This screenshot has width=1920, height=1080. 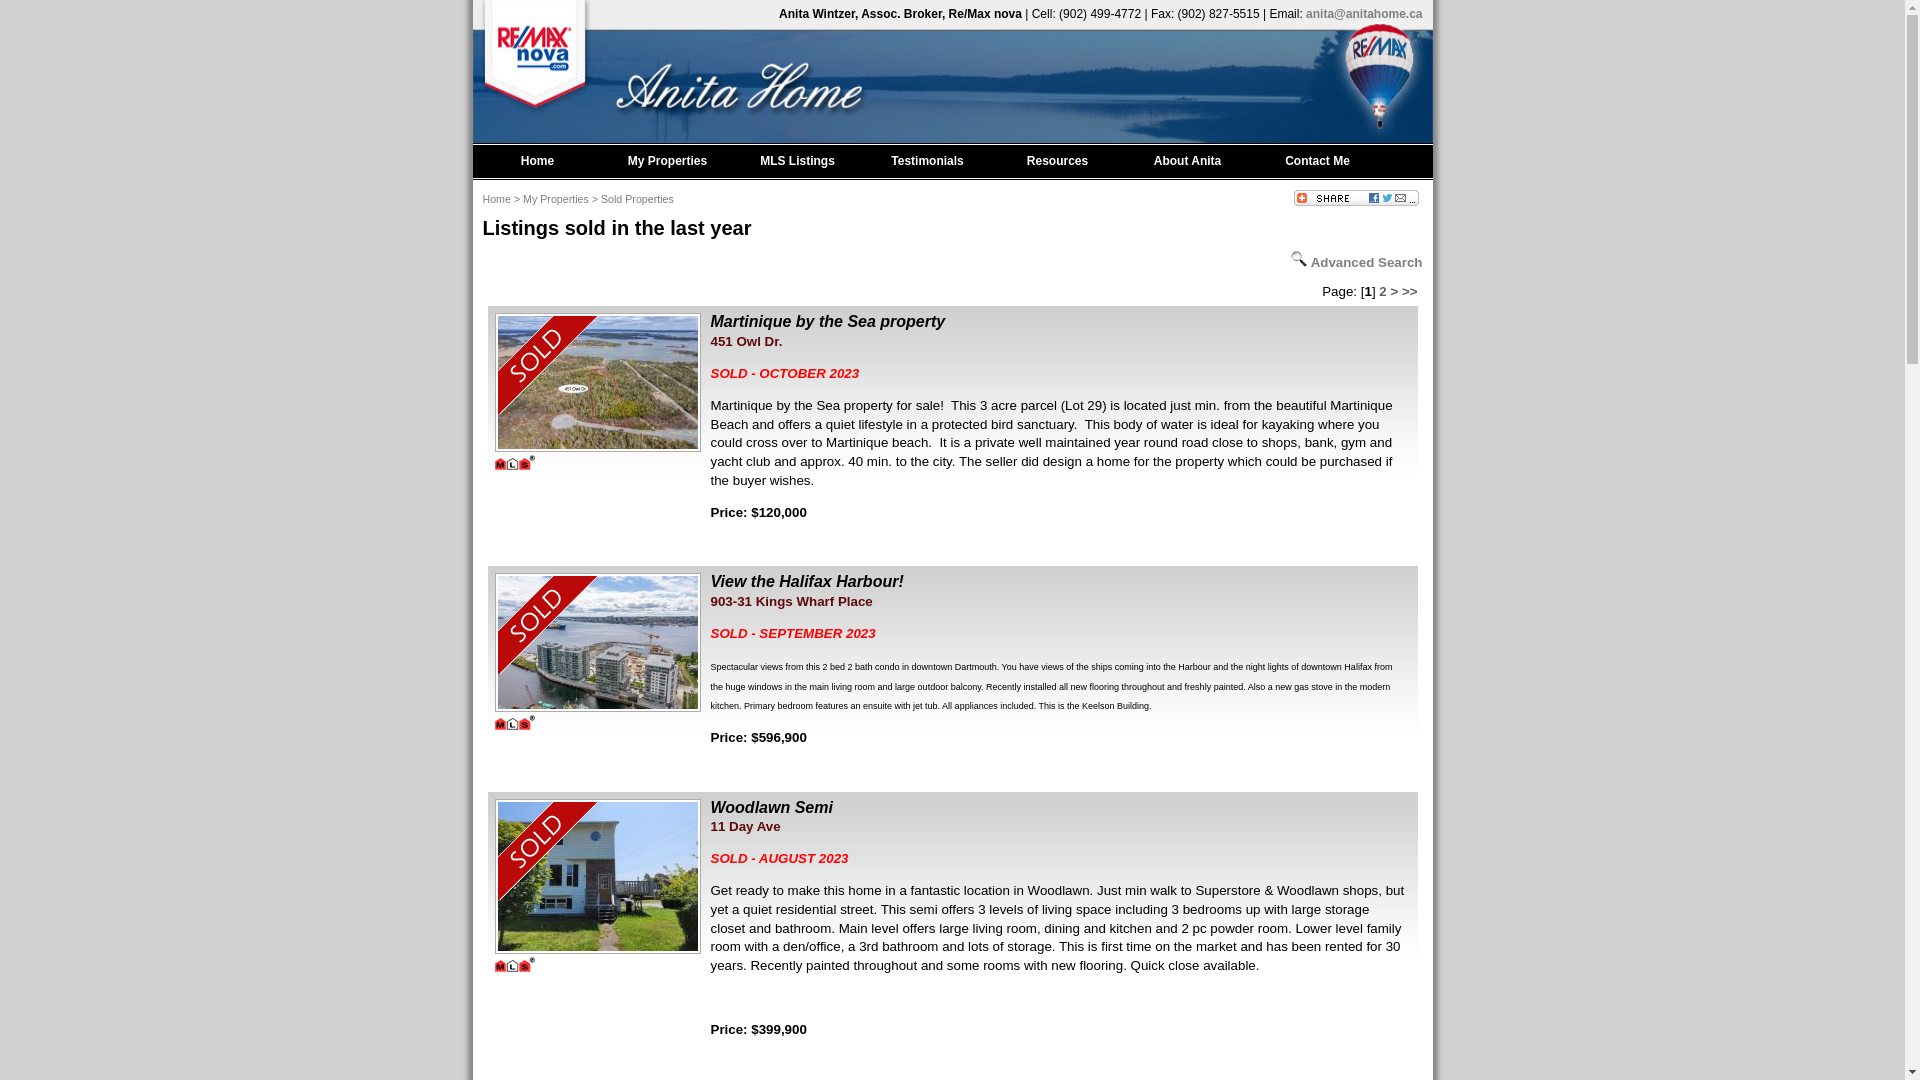 I want to click on '>>', so click(x=1409, y=291).